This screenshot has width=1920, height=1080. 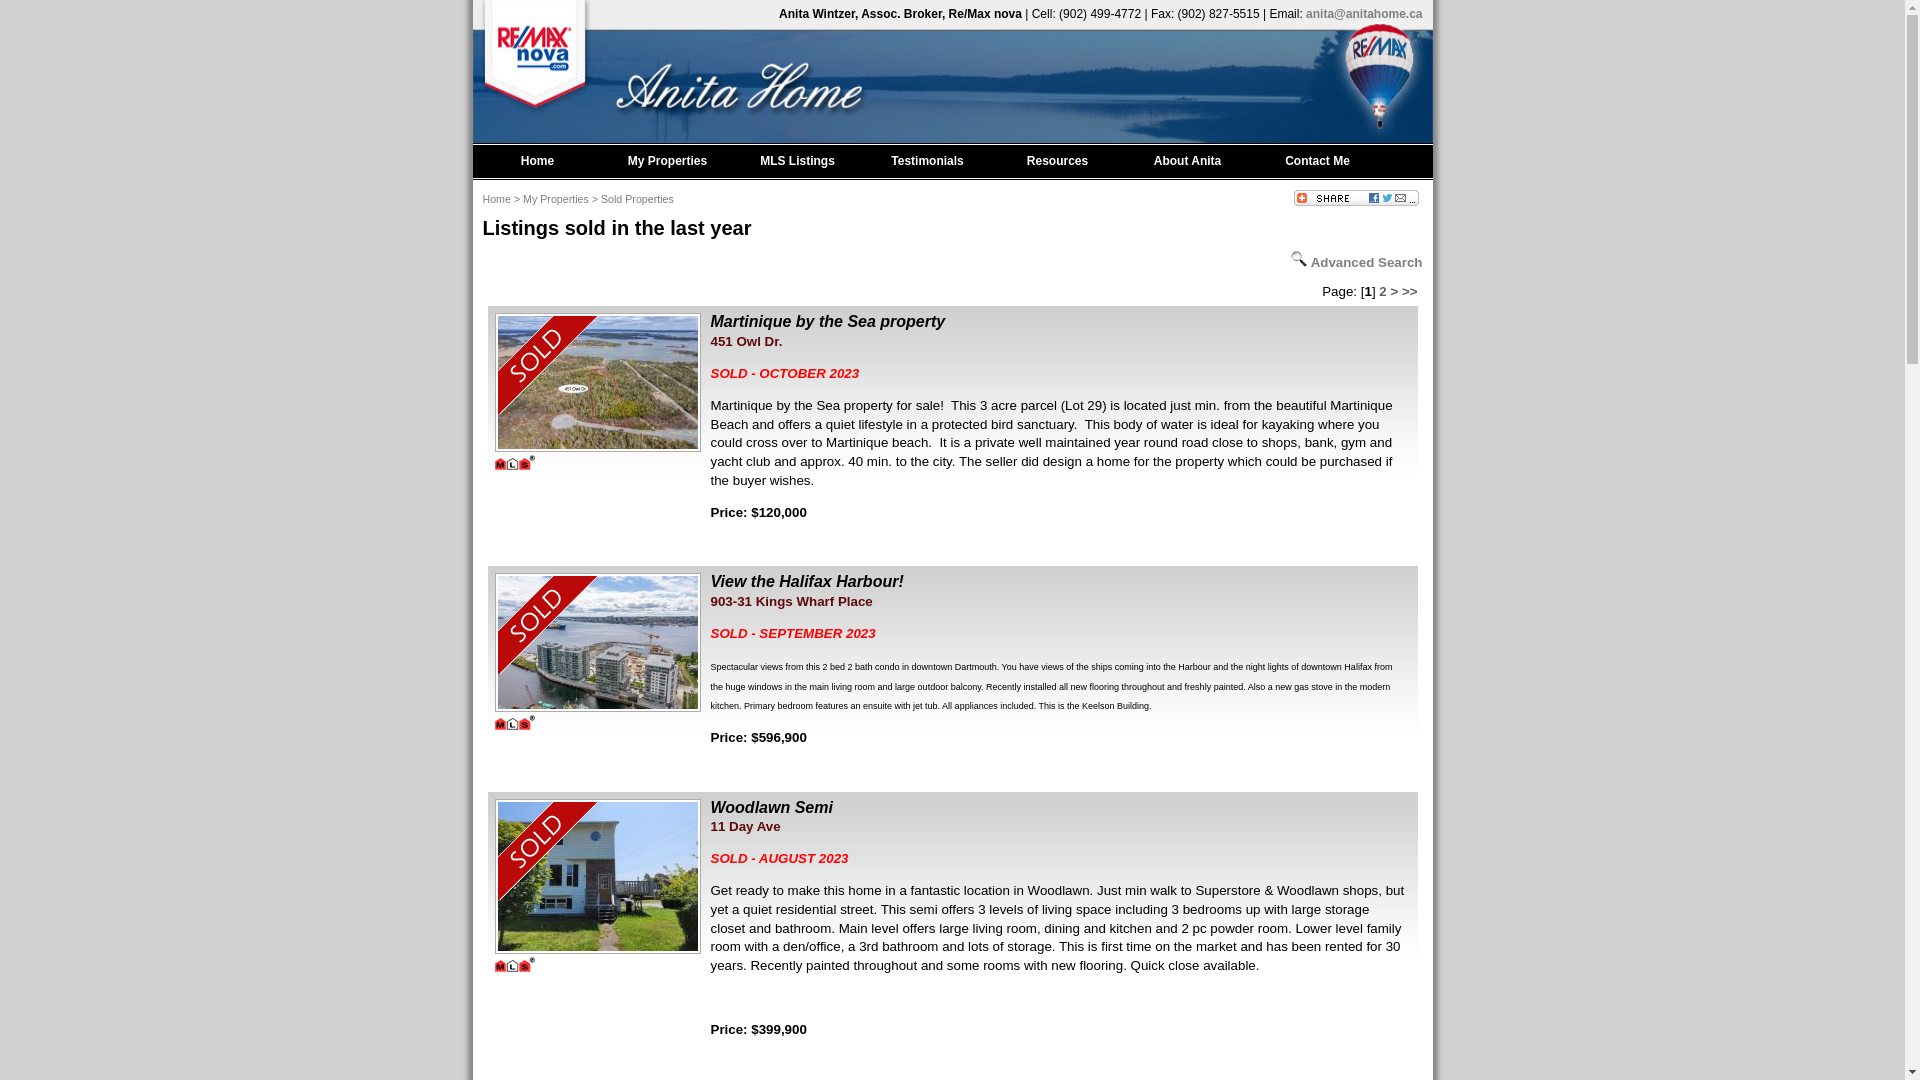 I want to click on '>>', so click(x=1409, y=291).